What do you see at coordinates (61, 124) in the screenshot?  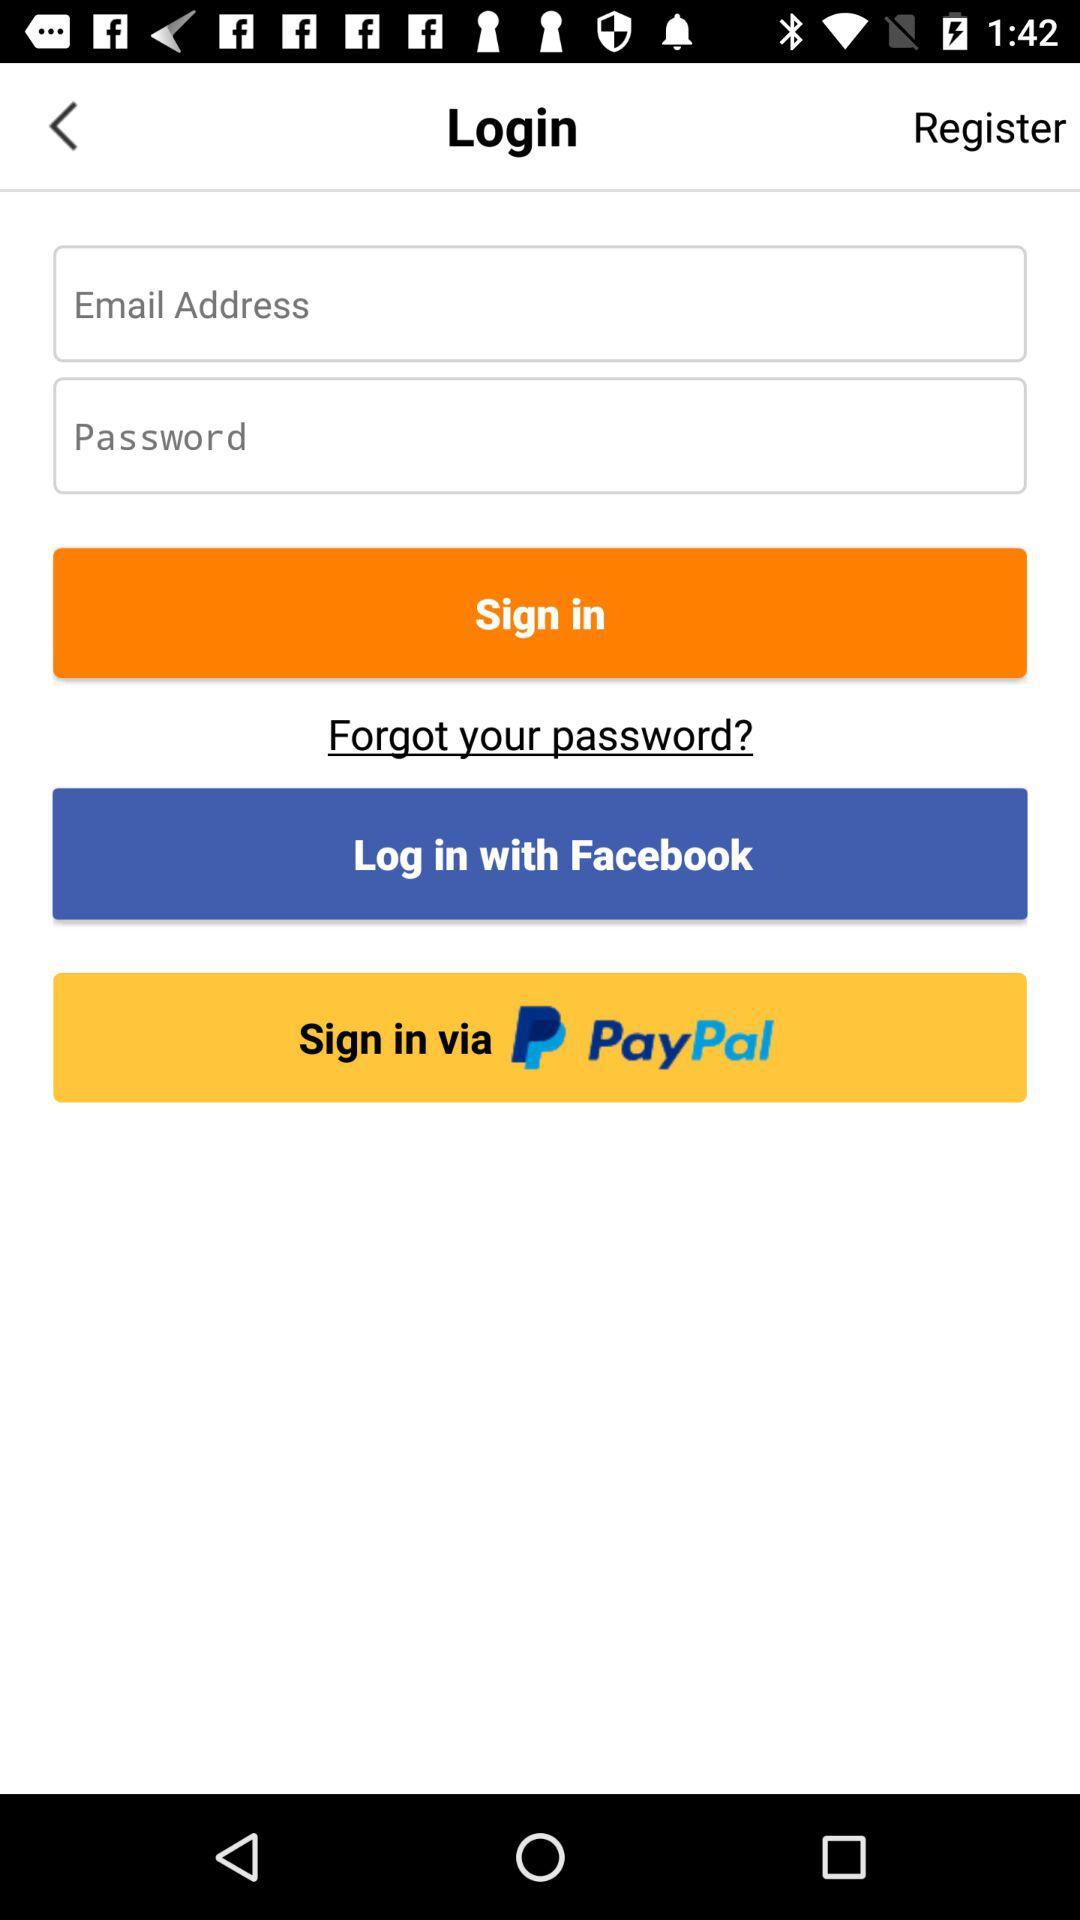 I see `the icon next to login icon` at bounding box center [61, 124].